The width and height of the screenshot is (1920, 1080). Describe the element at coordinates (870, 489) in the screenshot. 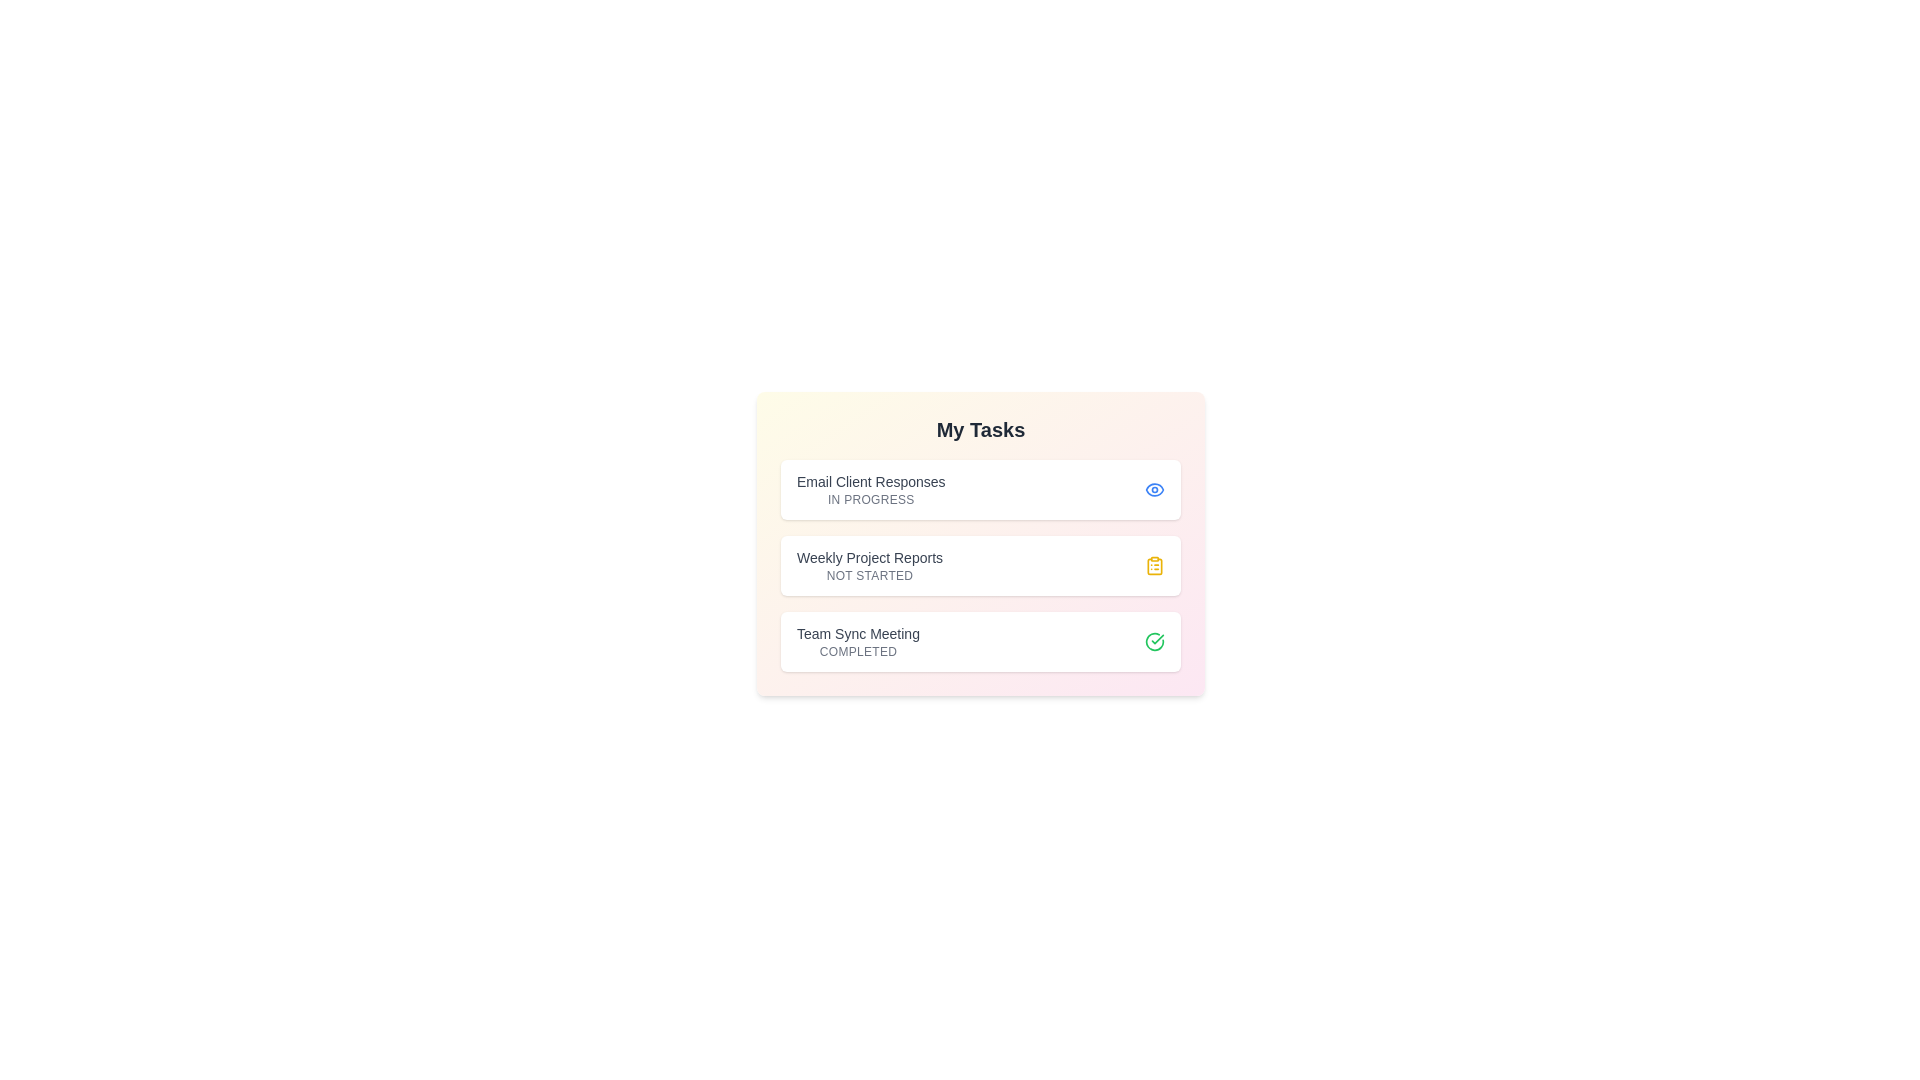

I see `the task name to view its details. The task to click is specified by the parameter Email Client Responses` at that location.